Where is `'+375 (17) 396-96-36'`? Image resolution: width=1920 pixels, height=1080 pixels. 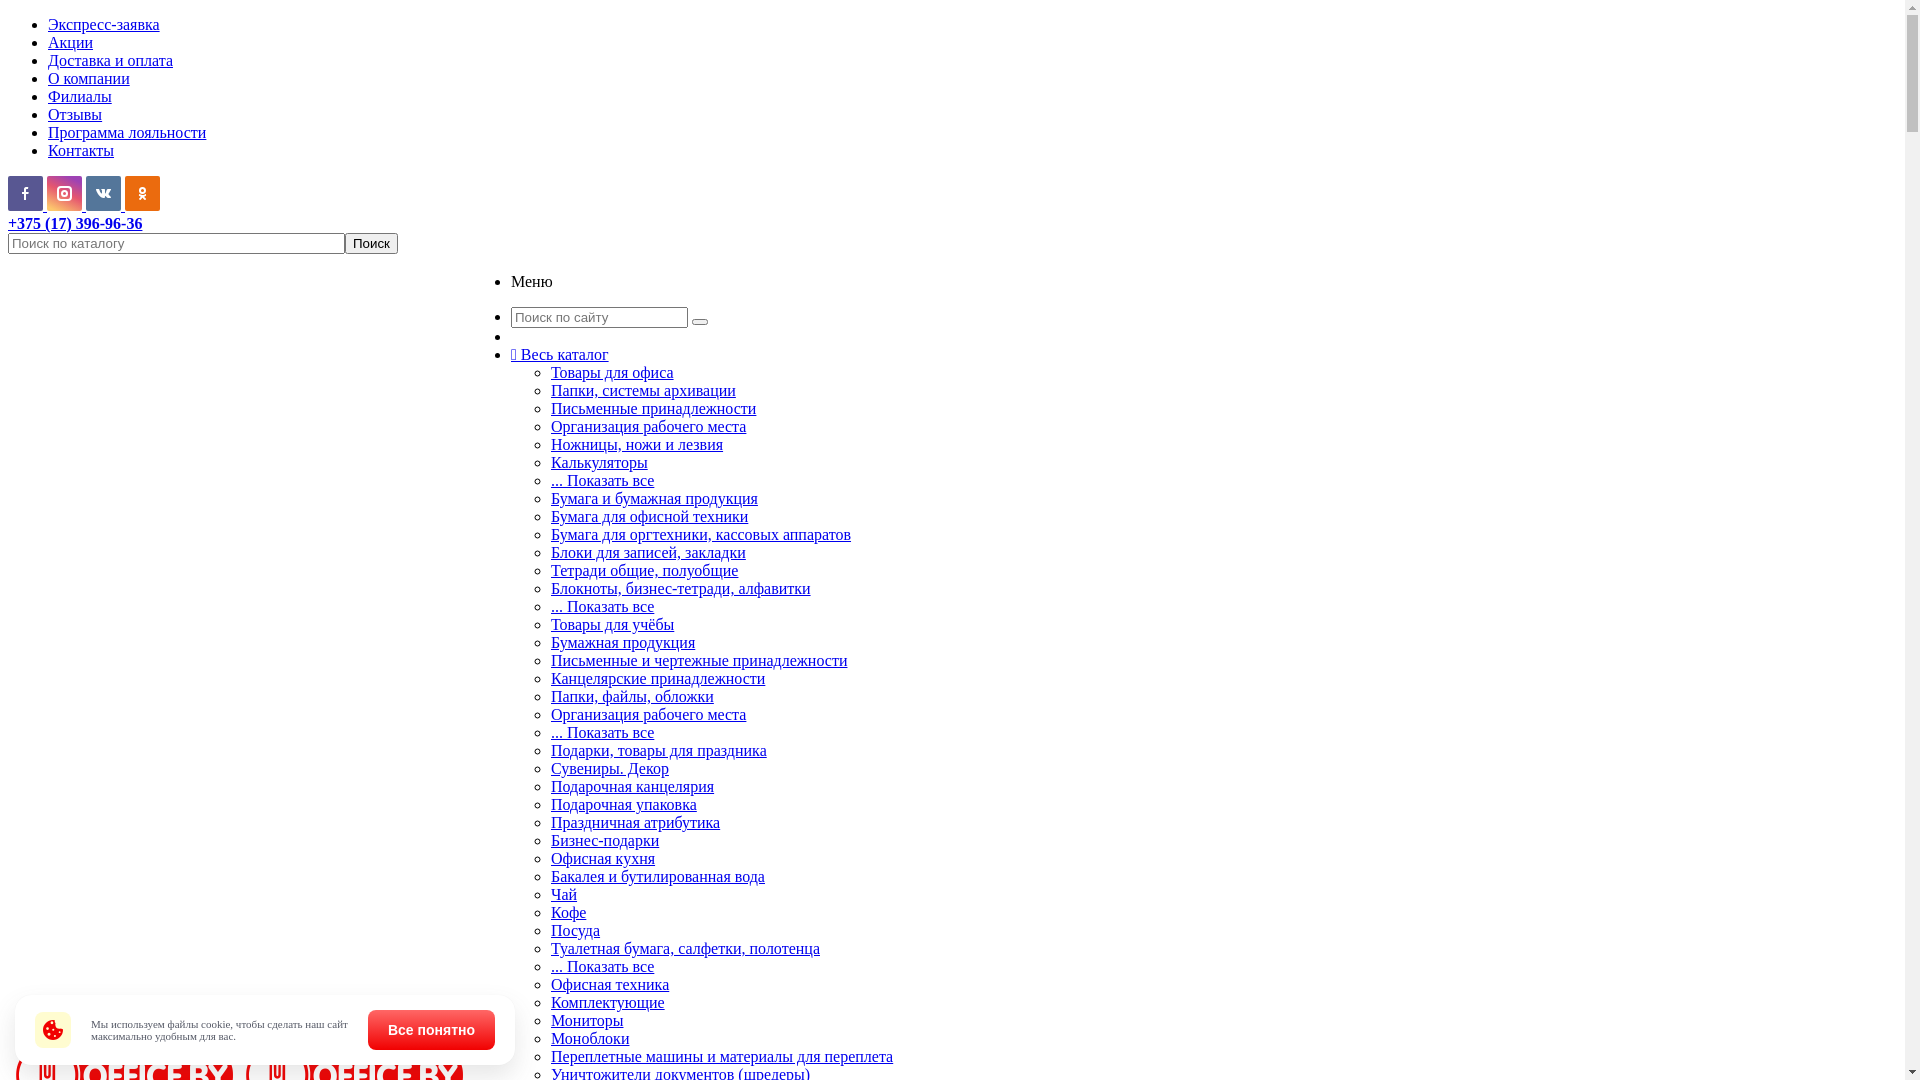 '+375 (17) 396-96-36' is located at coordinates (75, 223).